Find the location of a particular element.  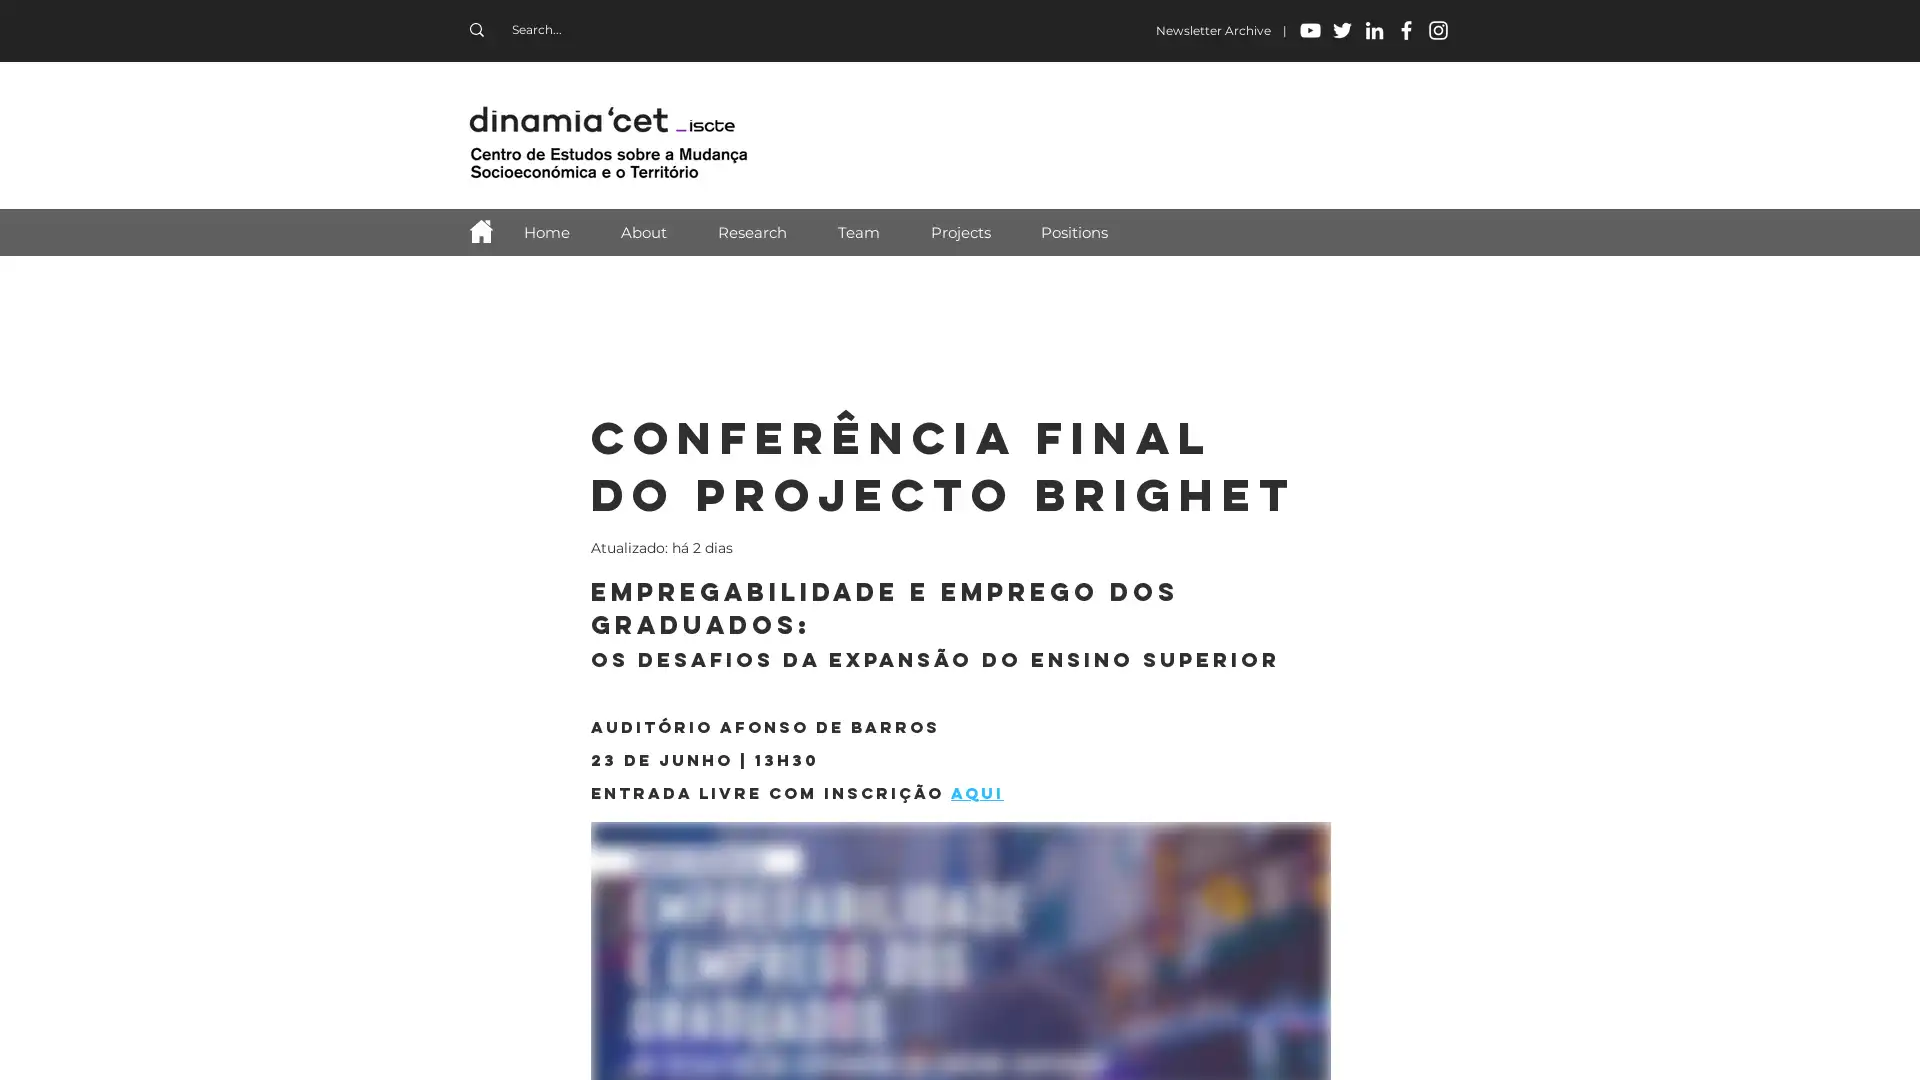

Aceitar is located at coordinates (1829, 1047).